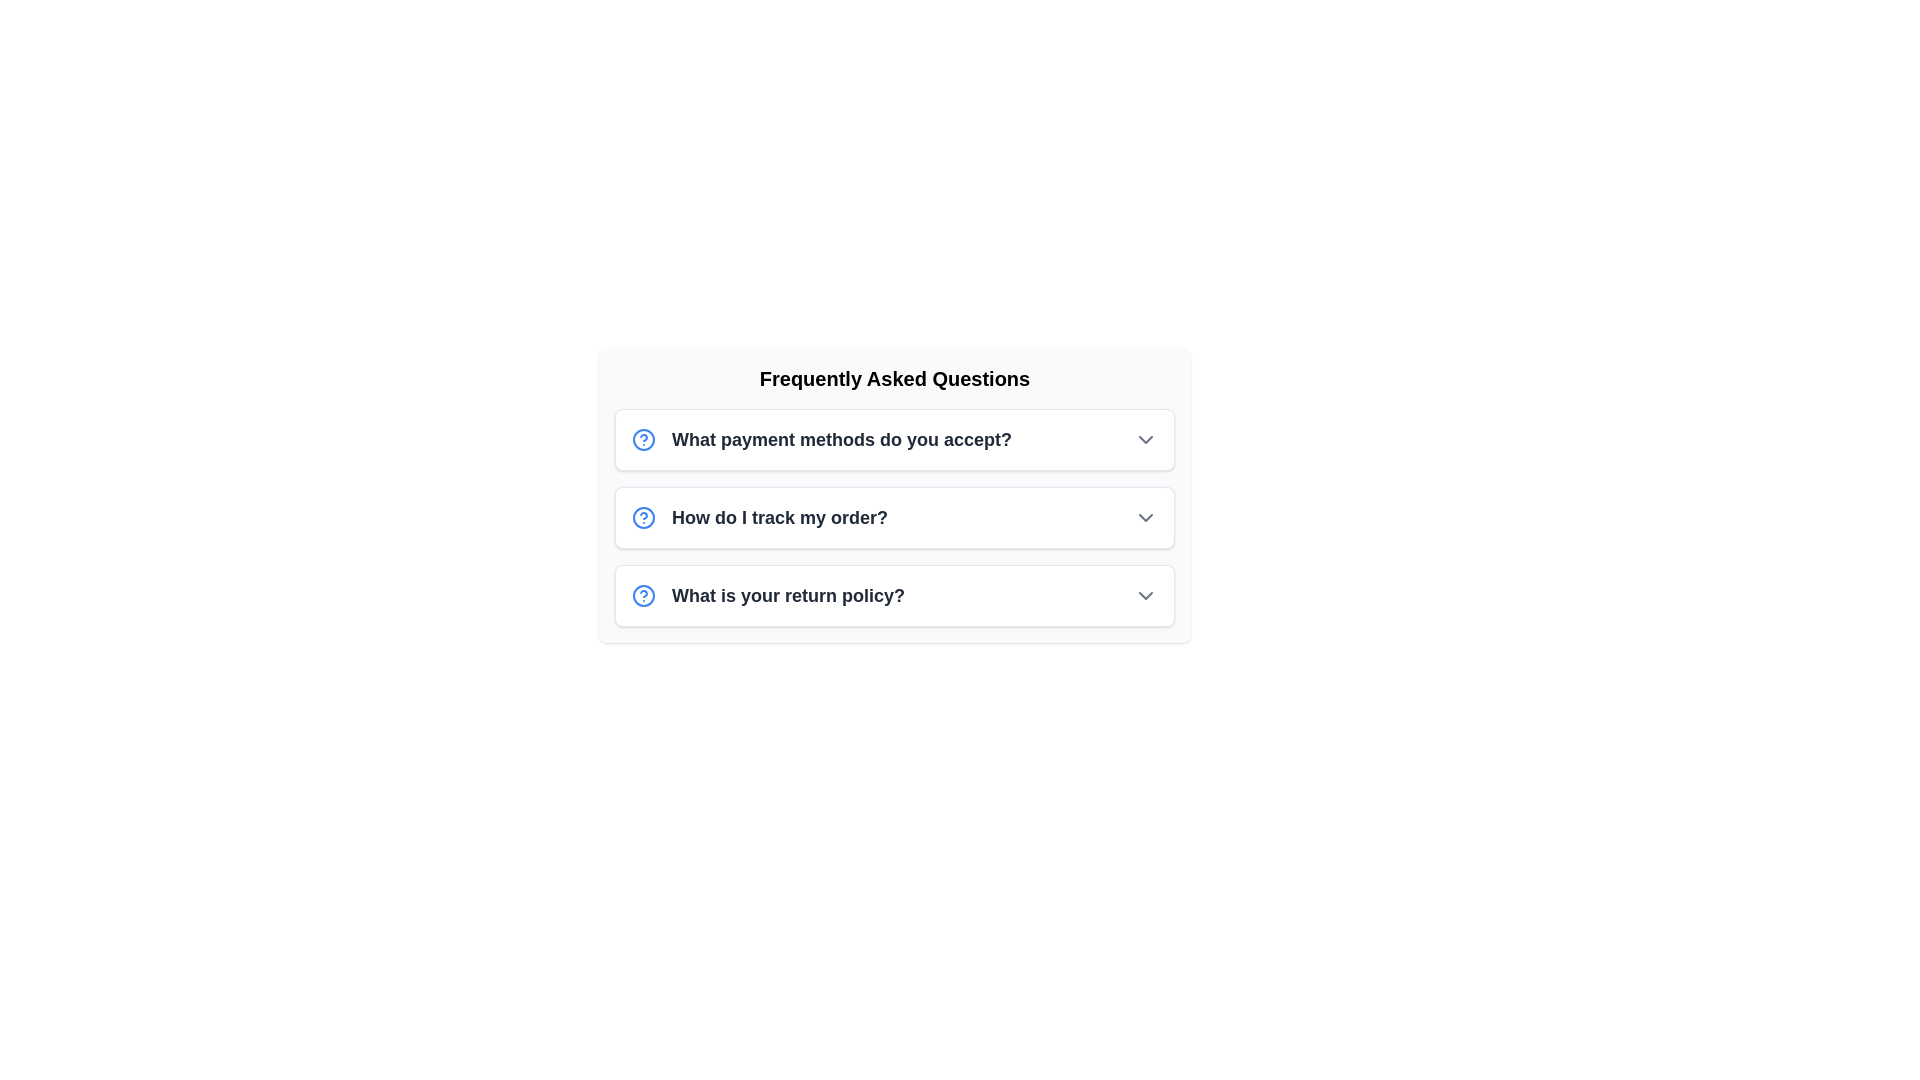 The image size is (1920, 1080). Describe the element at coordinates (643, 516) in the screenshot. I see `the blue circular help icon located in the middle position of the FAQ section's three-item list` at that location.